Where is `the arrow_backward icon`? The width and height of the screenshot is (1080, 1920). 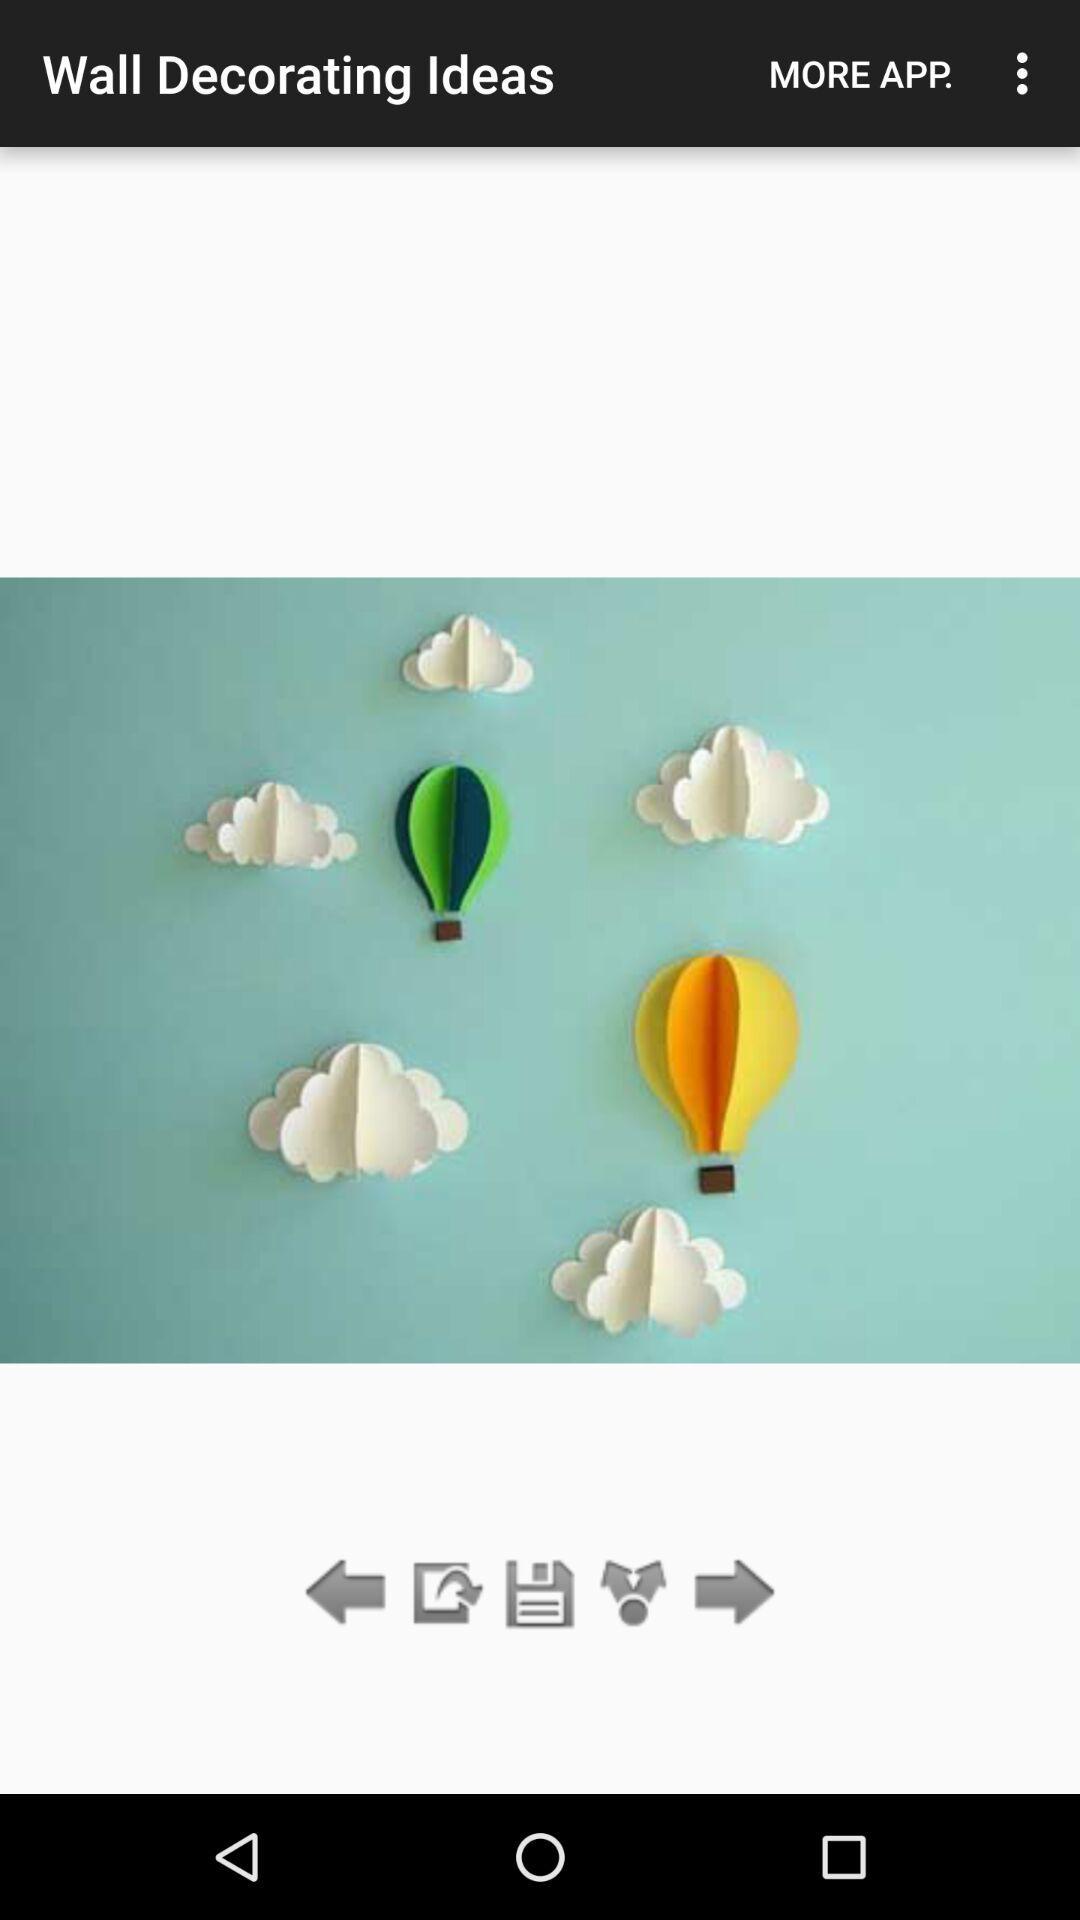
the arrow_backward icon is located at coordinates (350, 1593).